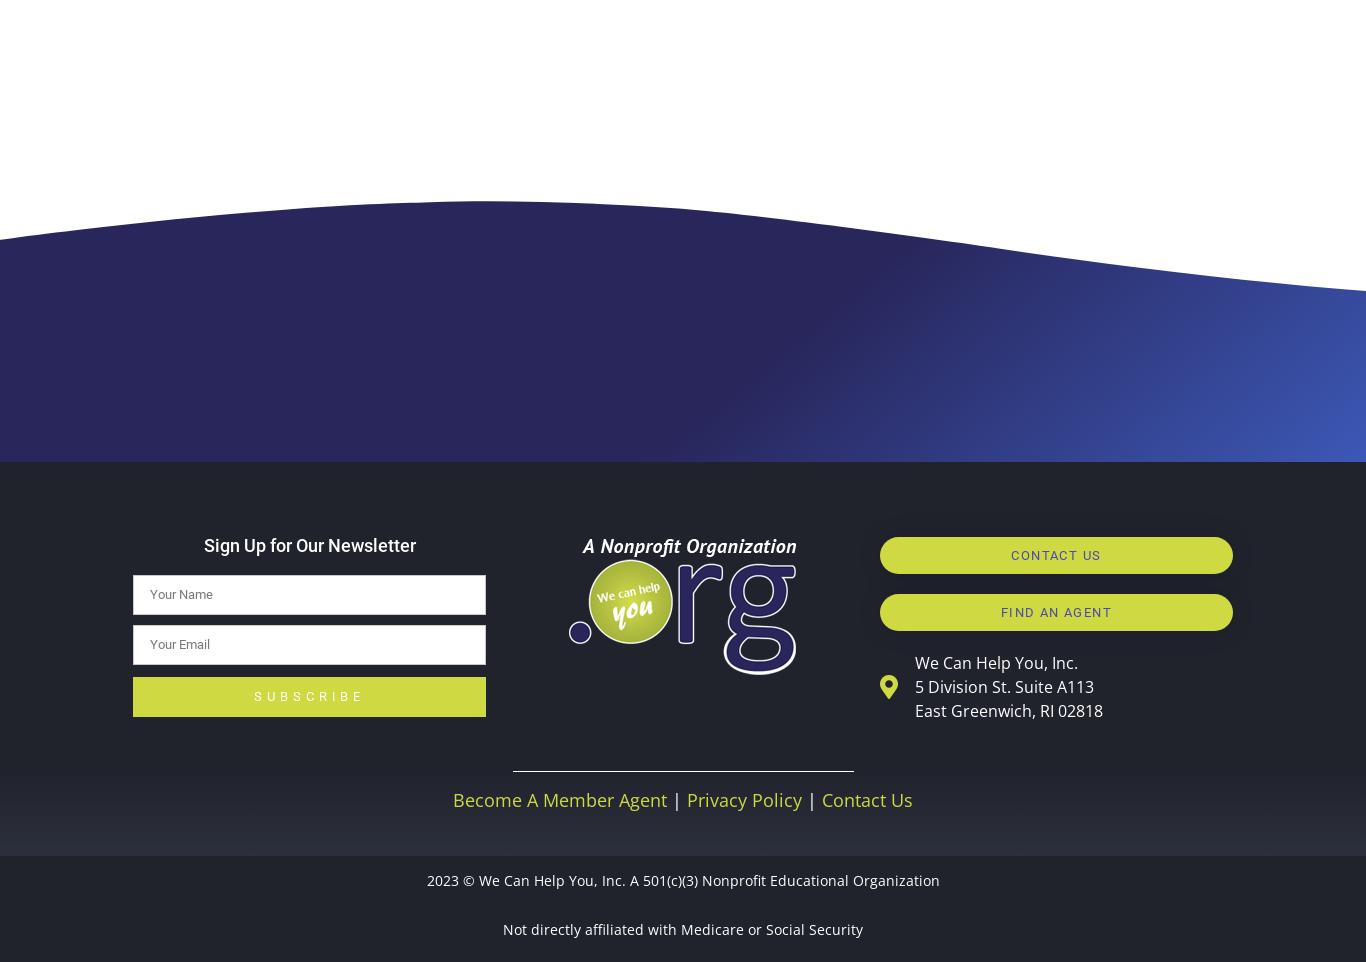 The image size is (1366, 962). What do you see at coordinates (1054, 610) in the screenshot?
I see `'Find An Agent'` at bounding box center [1054, 610].